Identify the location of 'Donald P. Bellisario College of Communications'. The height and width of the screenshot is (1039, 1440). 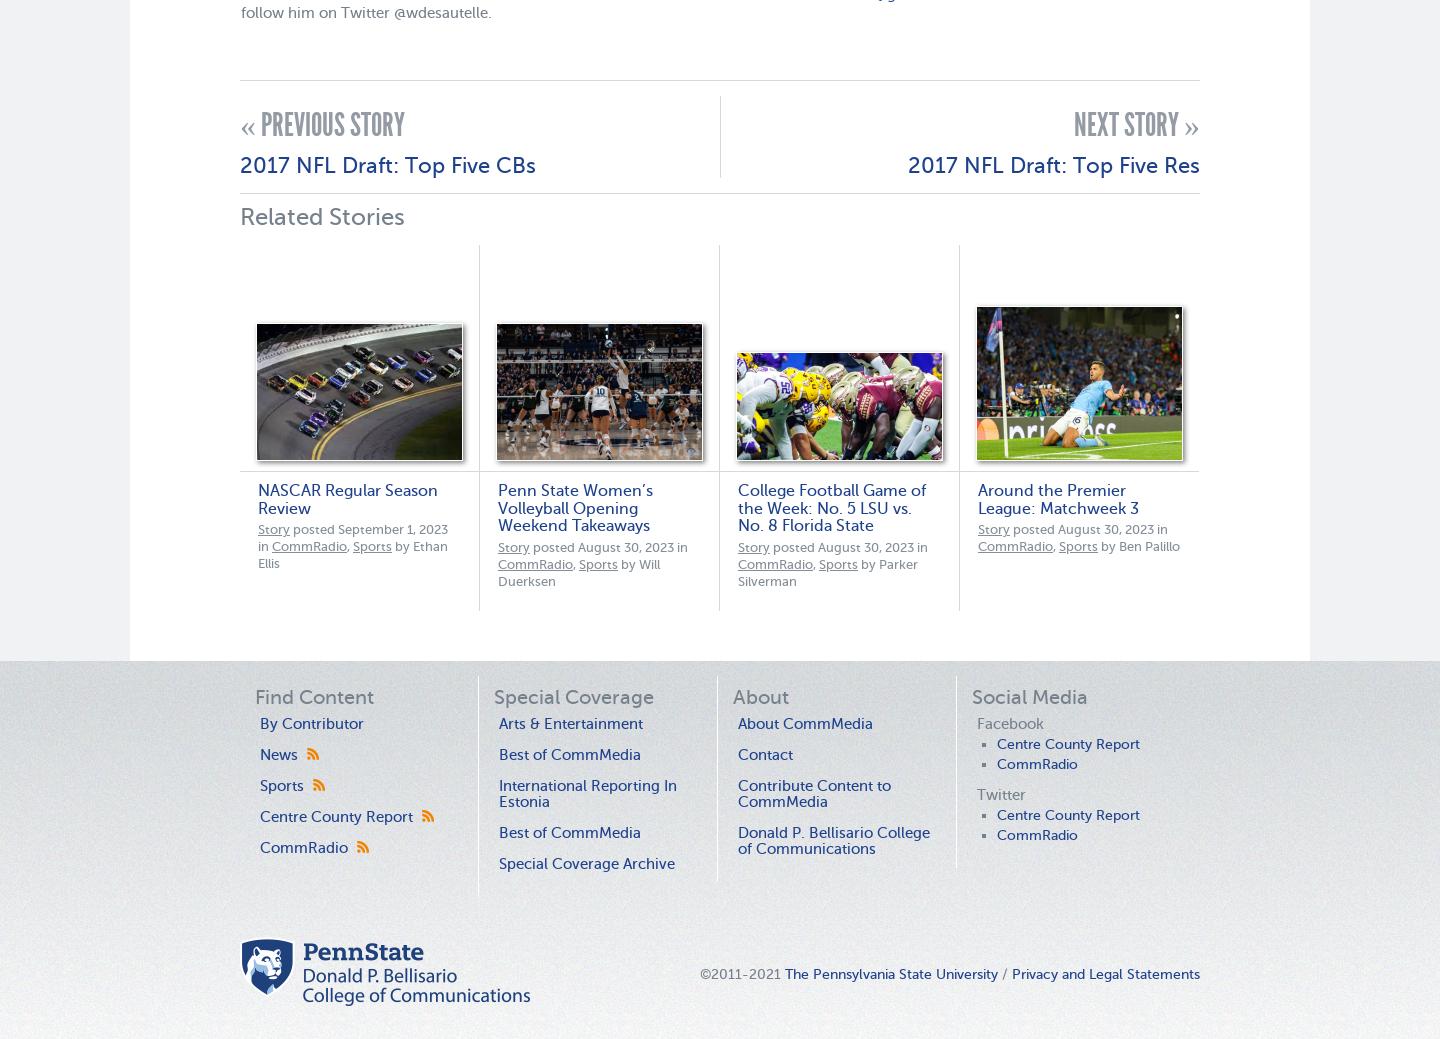
(834, 839).